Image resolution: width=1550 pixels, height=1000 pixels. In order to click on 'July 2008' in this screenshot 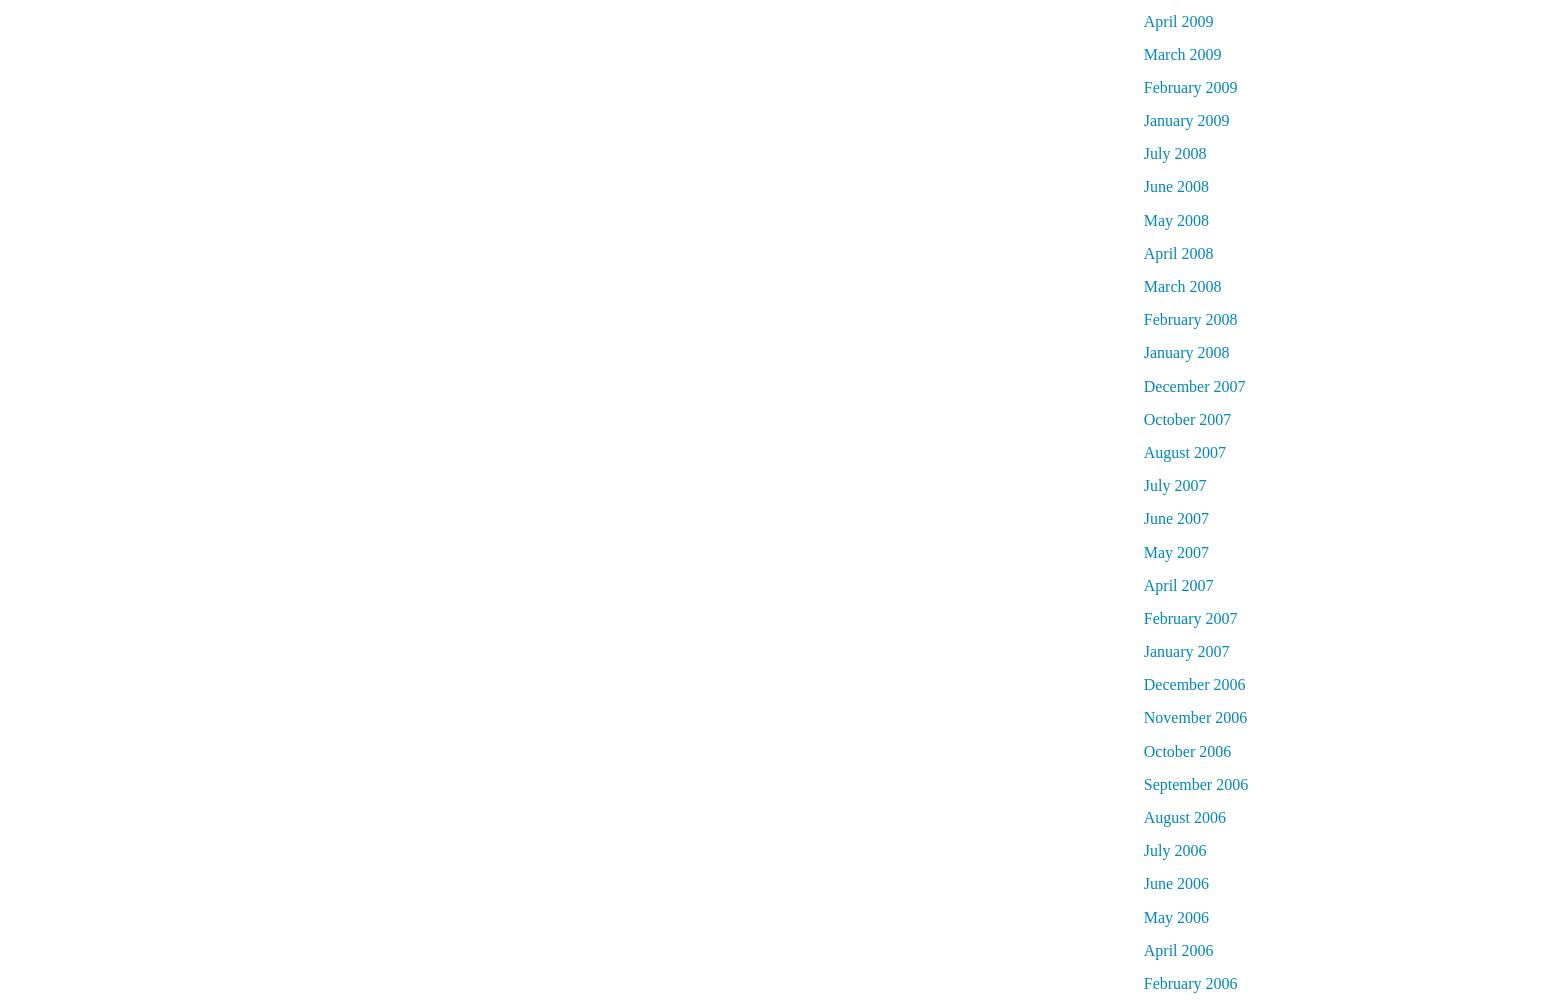, I will do `click(1141, 153)`.